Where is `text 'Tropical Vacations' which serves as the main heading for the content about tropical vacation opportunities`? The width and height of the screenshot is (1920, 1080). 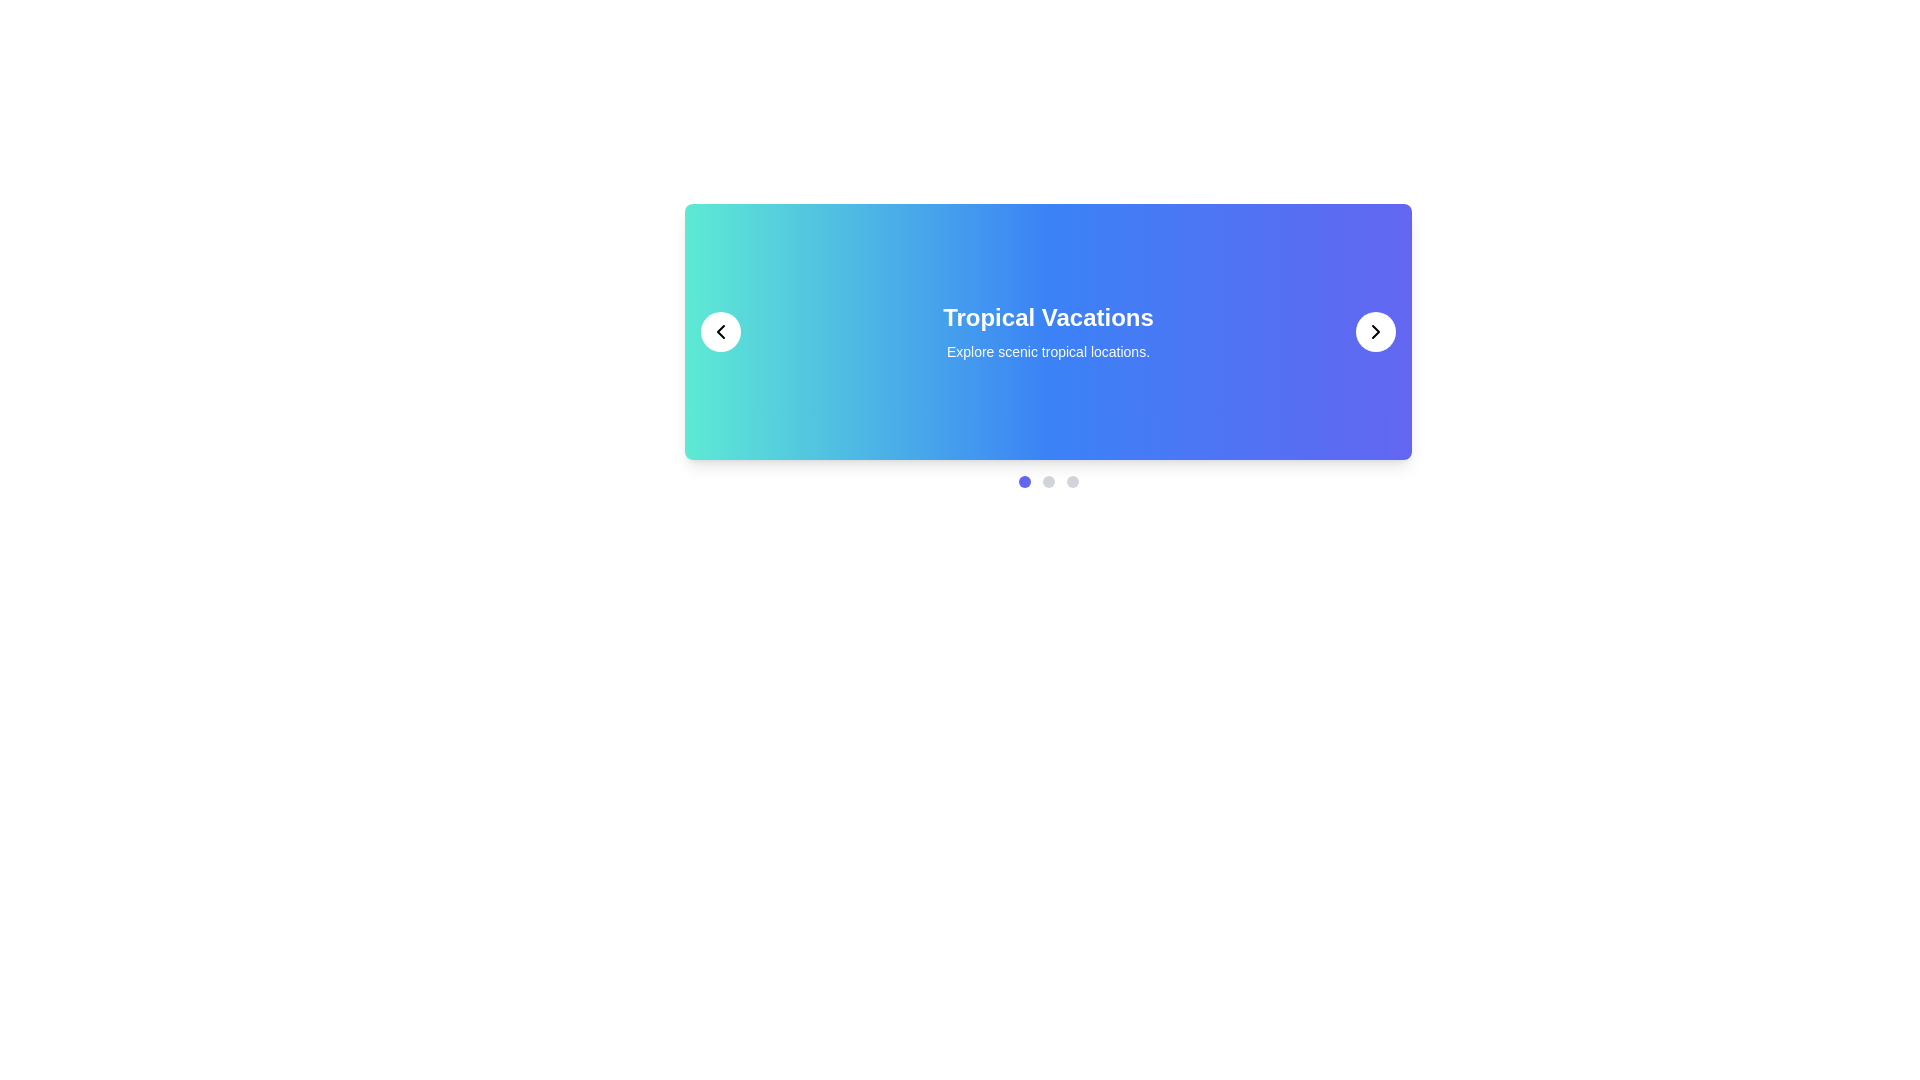
text 'Tropical Vacations' which serves as the main heading for the content about tropical vacation opportunities is located at coordinates (1047, 316).